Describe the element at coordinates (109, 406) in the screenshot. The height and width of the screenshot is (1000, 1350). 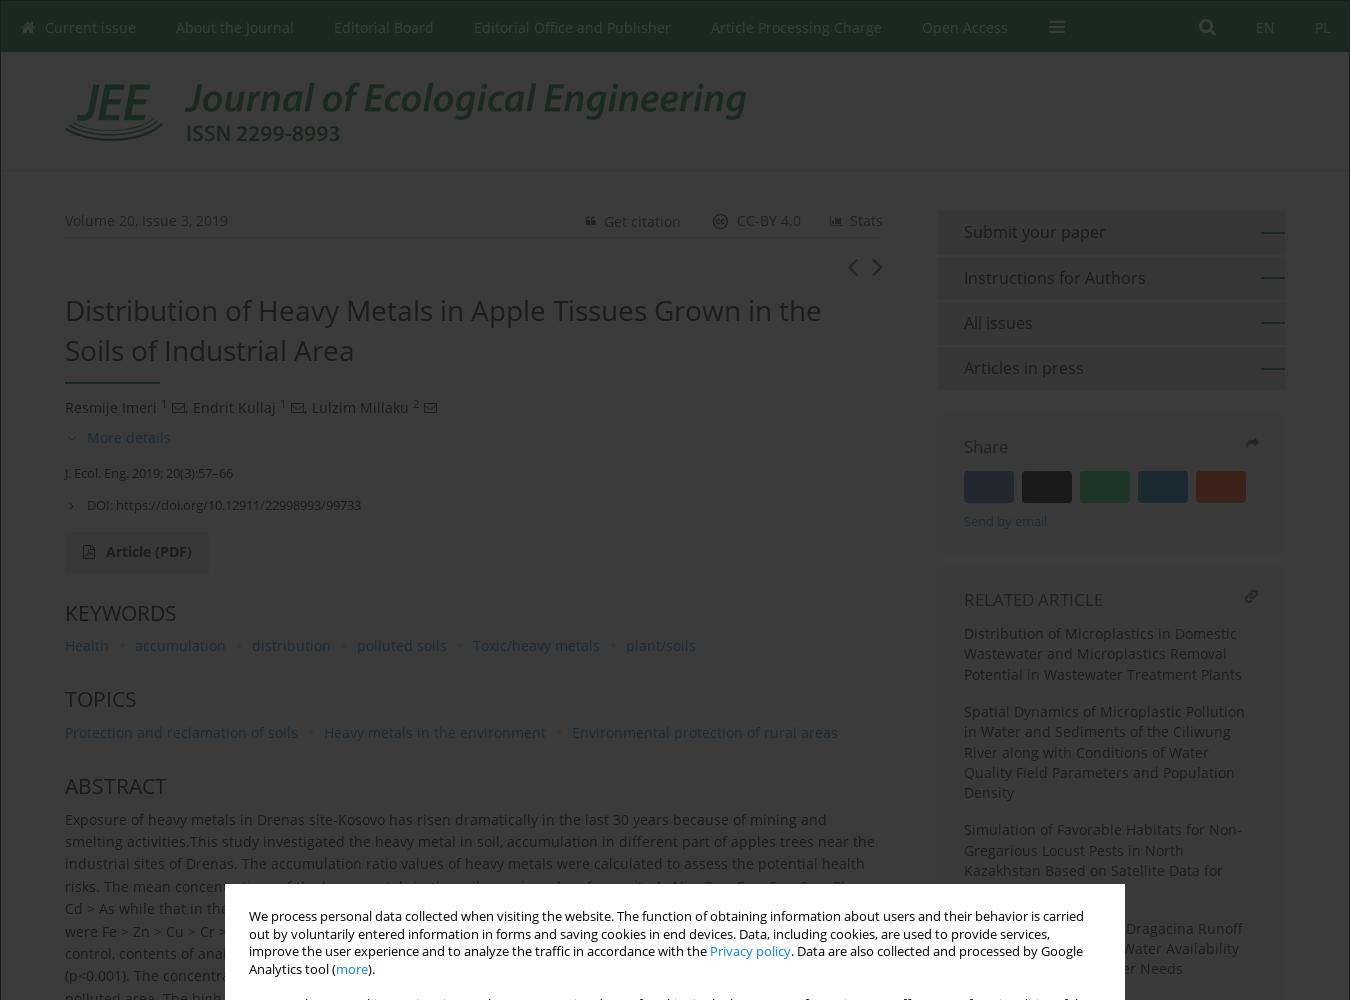
I see `'Resmije  Imeri'` at that location.